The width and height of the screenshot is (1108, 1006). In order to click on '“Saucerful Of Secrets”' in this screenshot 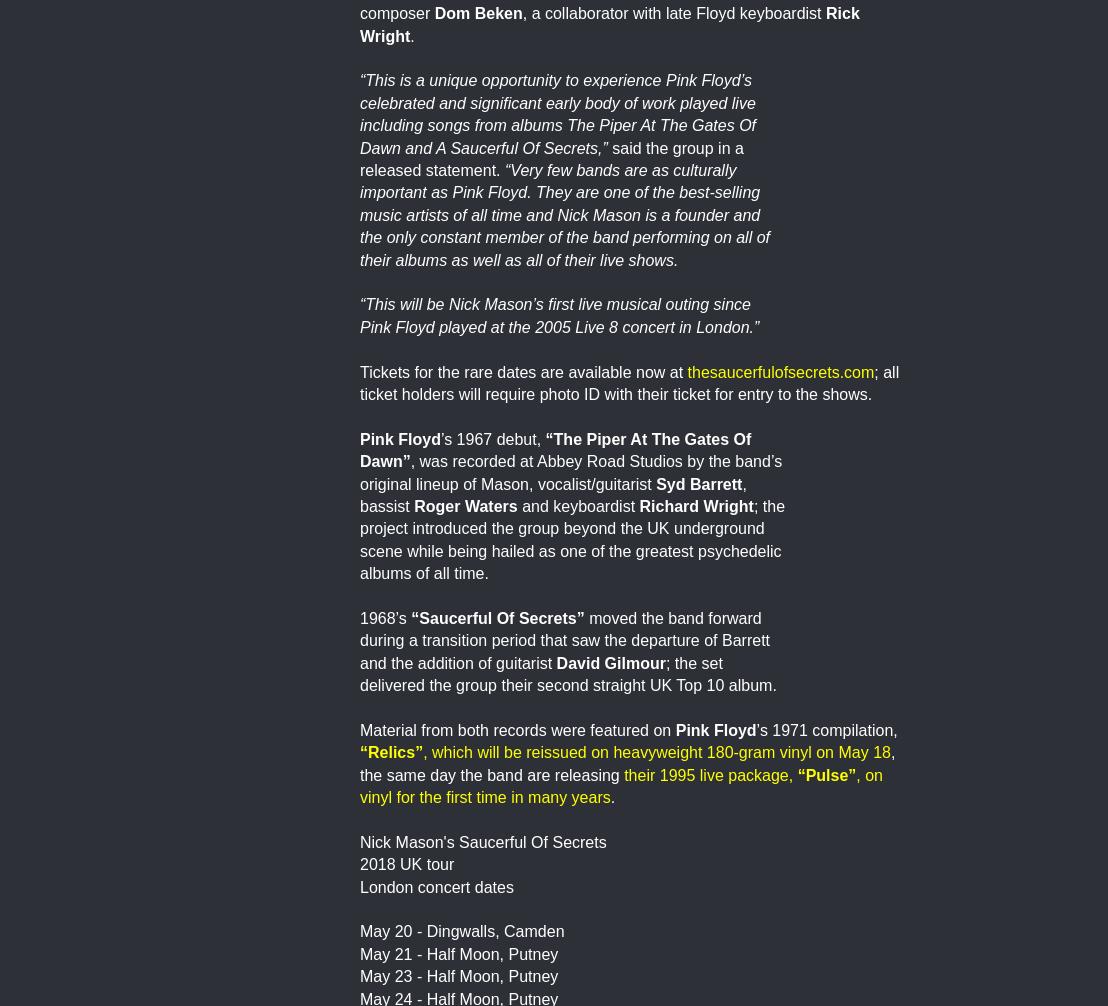, I will do `click(497, 617)`.